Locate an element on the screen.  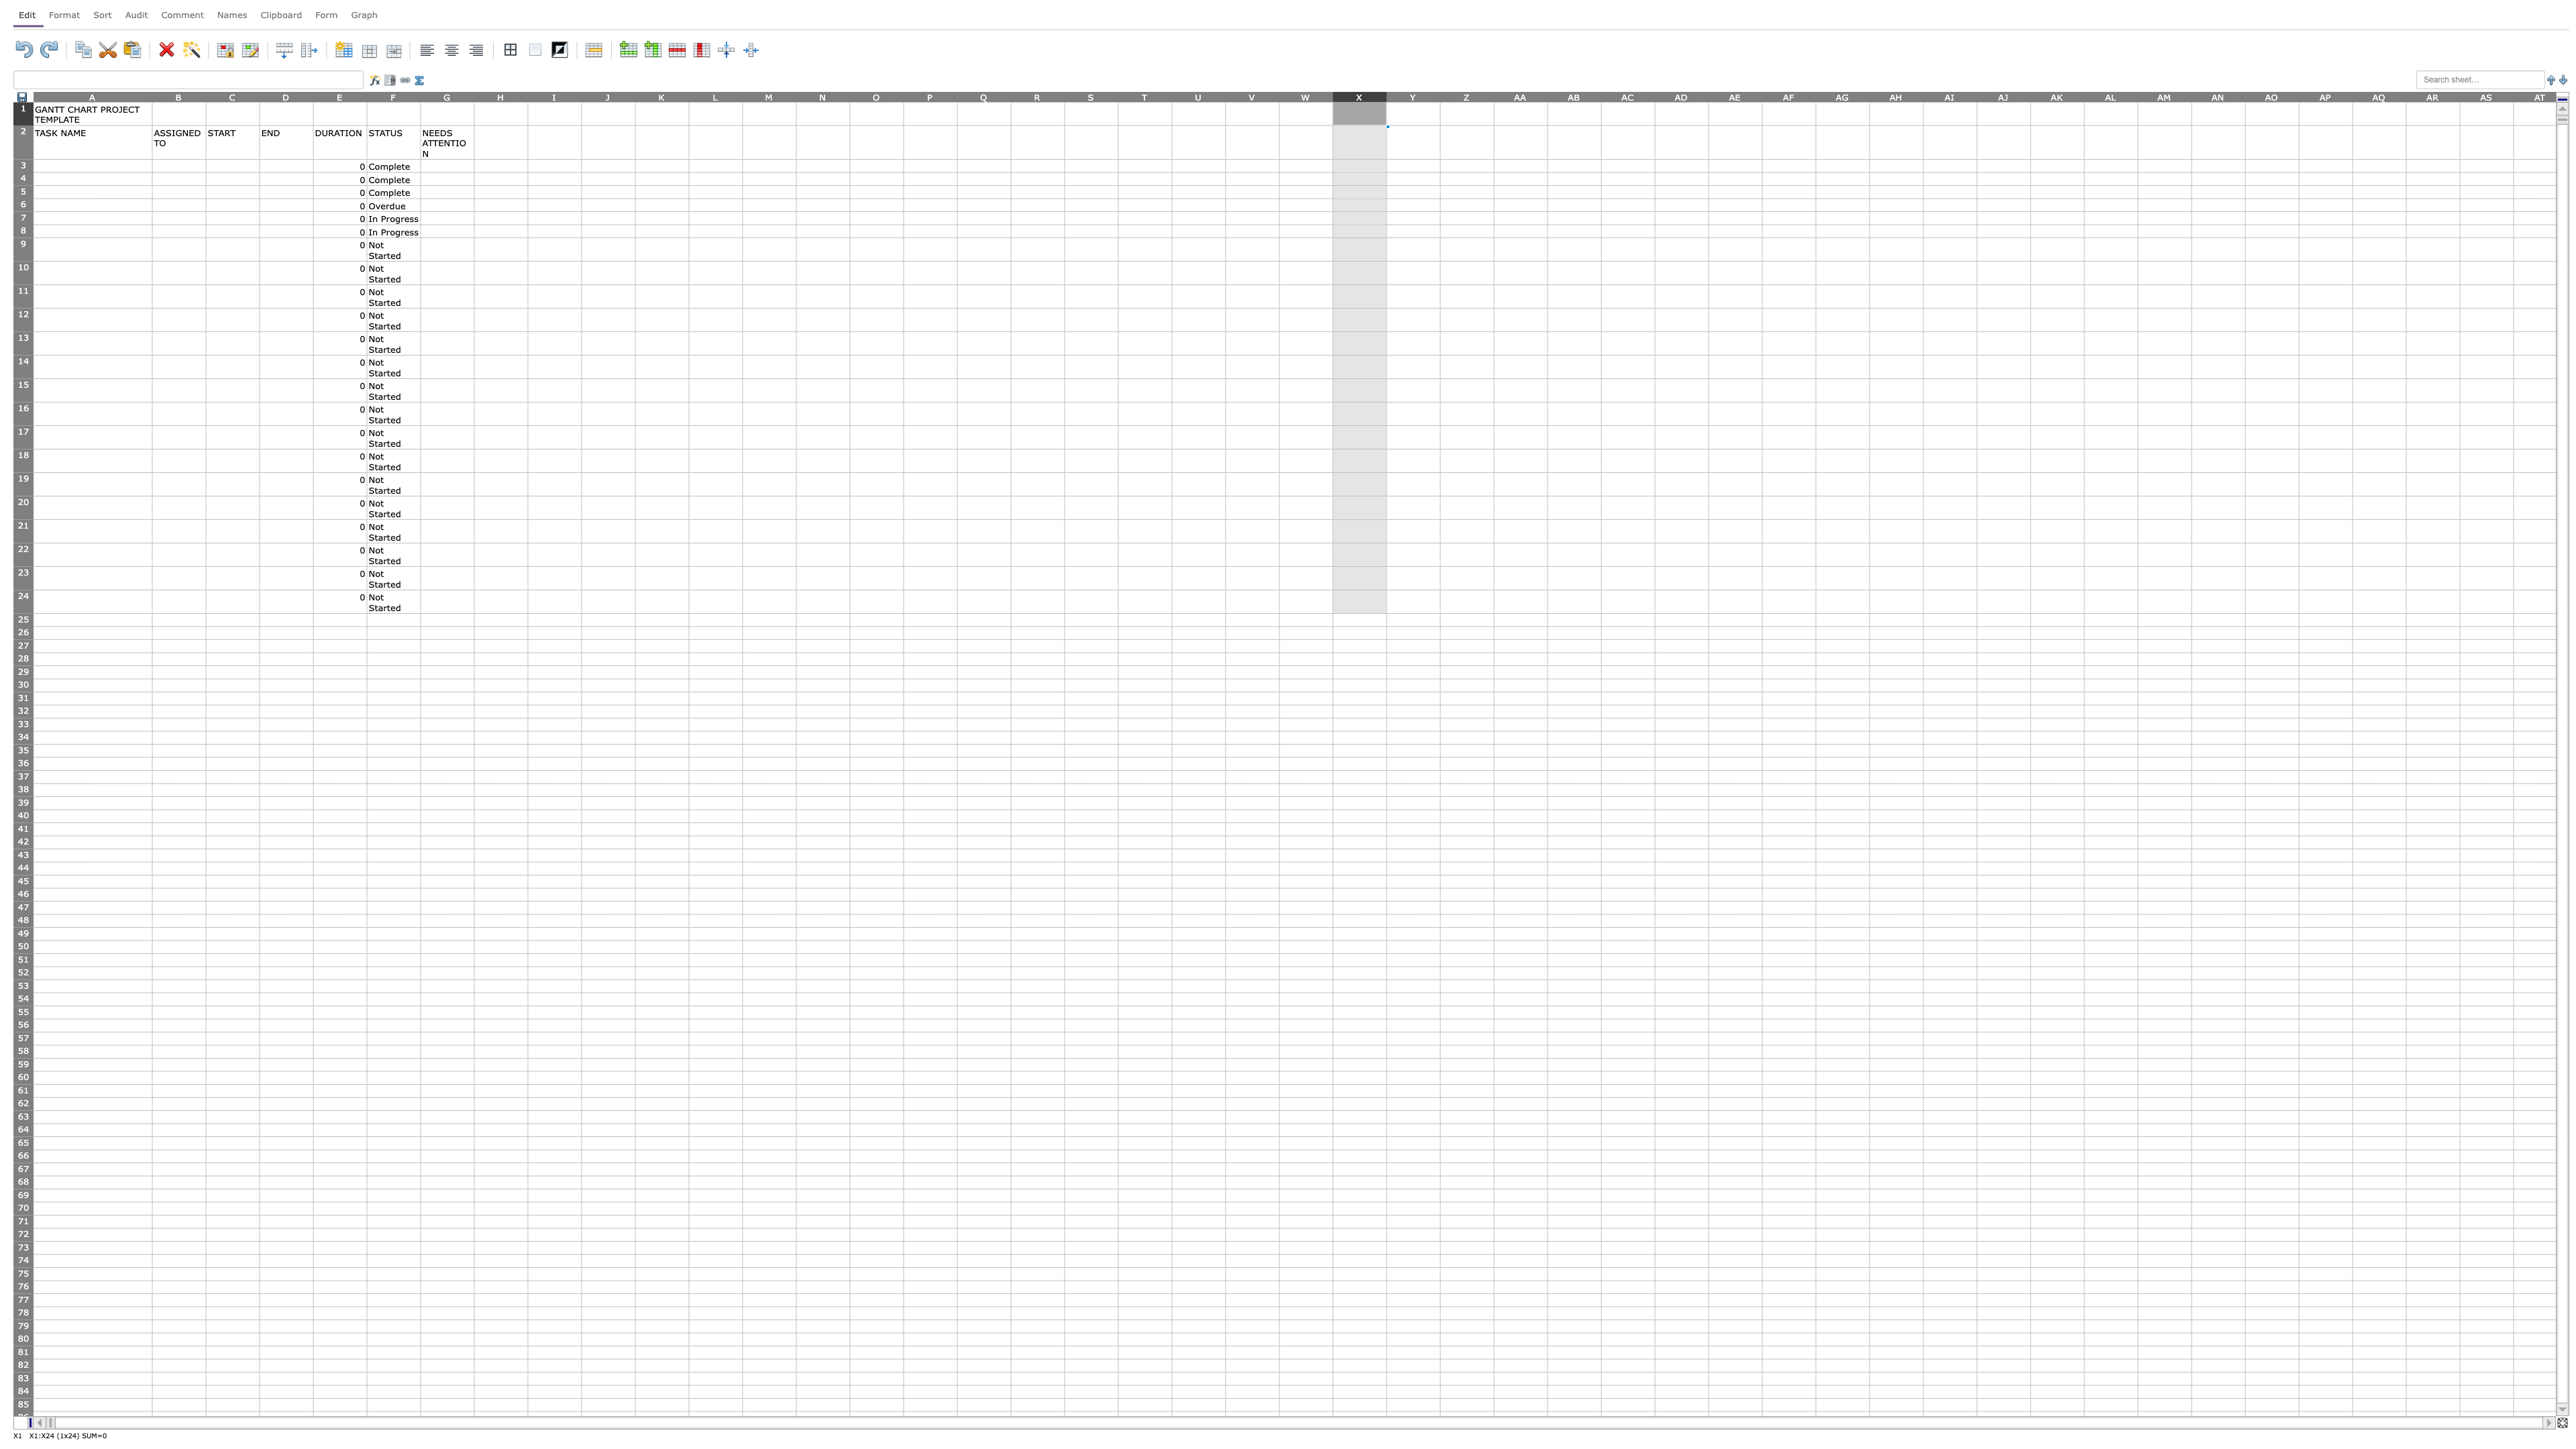
the width adjustment handle for column Y is located at coordinates (1439, 95).